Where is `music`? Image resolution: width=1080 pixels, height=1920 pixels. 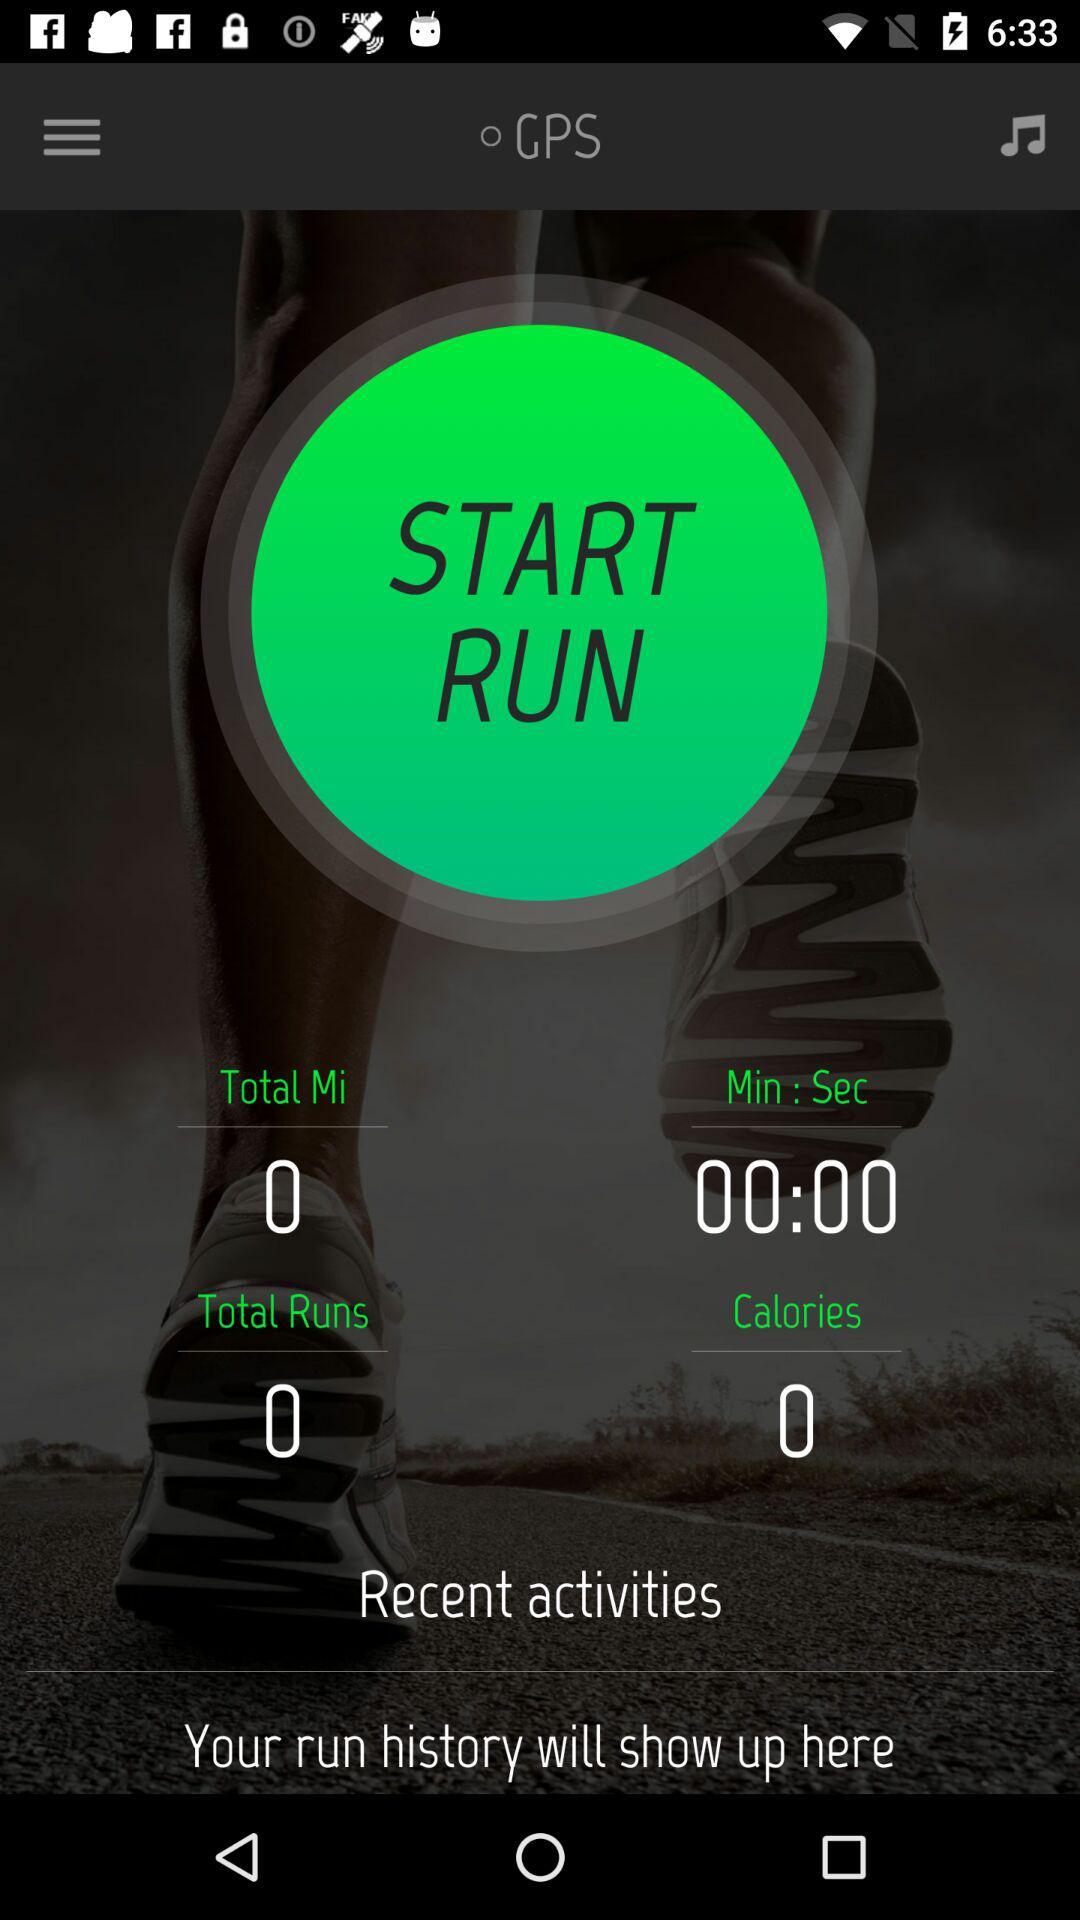
music is located at coordinates (1023, 135).